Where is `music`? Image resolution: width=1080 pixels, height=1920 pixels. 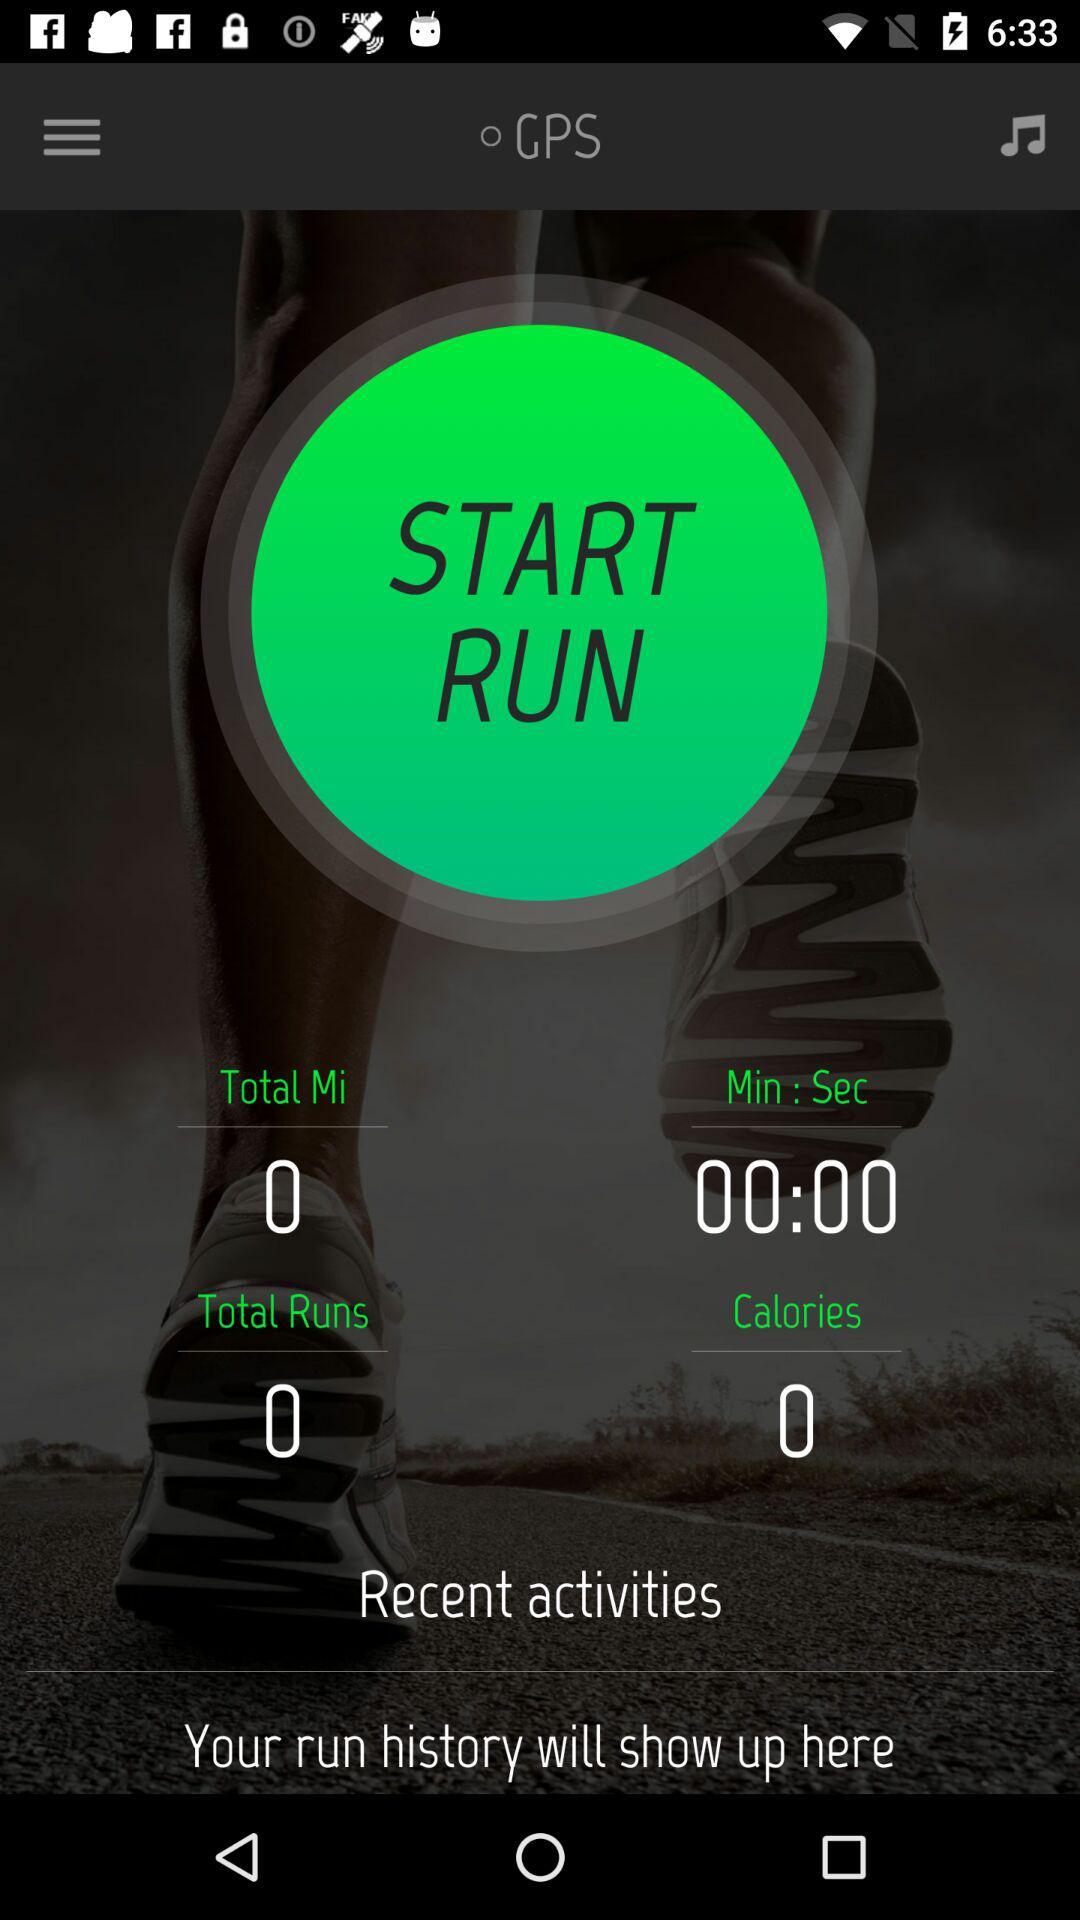
music is located at coordinates (1023, 135).